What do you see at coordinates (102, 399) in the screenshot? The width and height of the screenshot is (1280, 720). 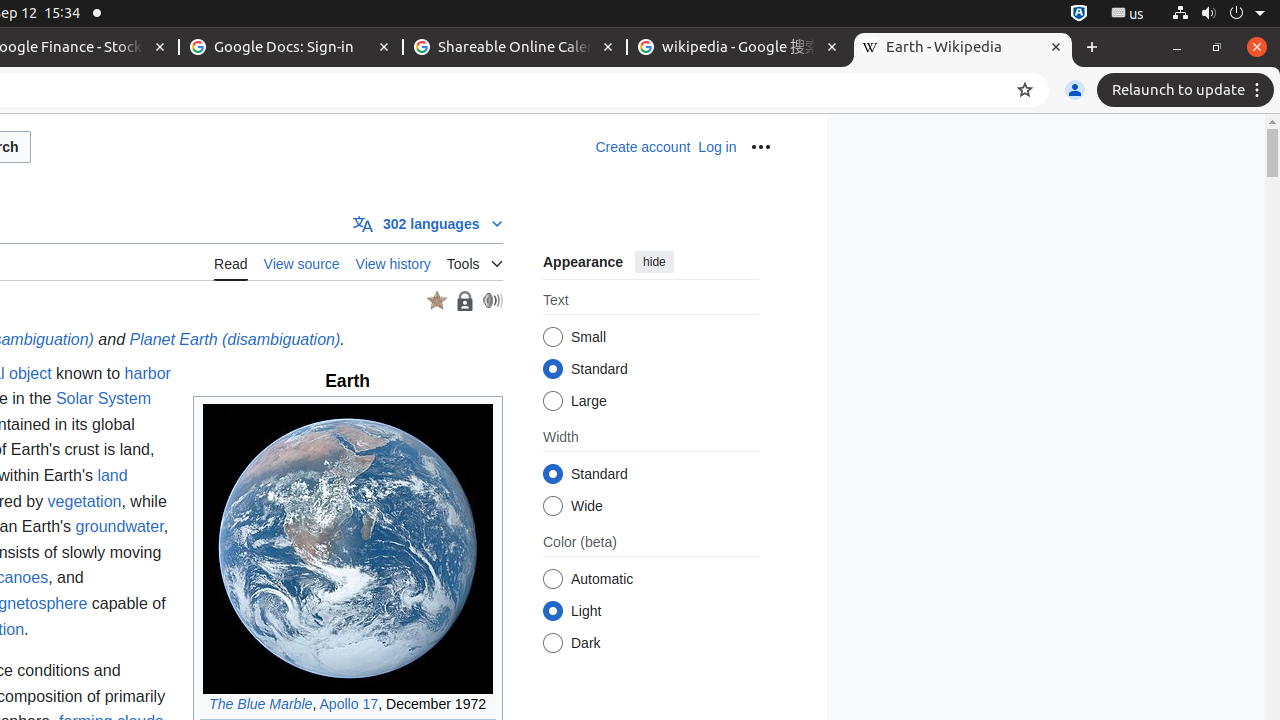 I see `'Solar System'` at bounding box center [102, 399].